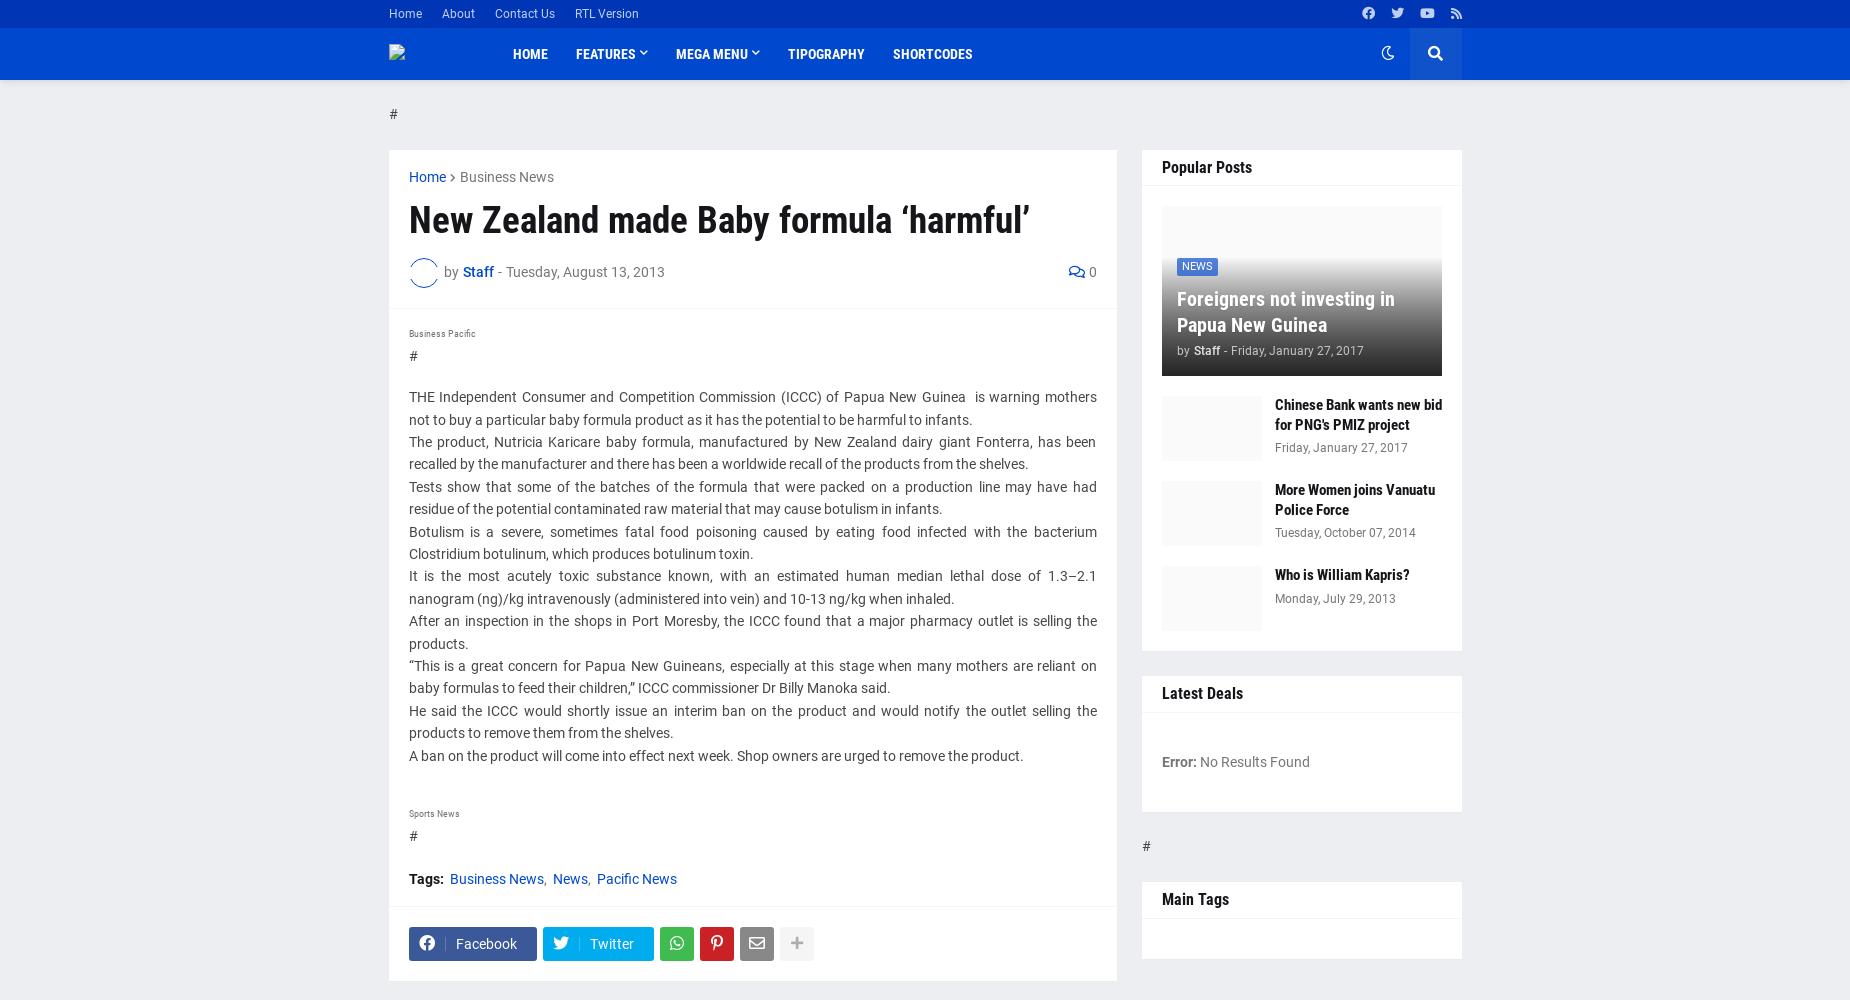  Describe the element at coordinates (616, 137) in the screenshot. I see `'Post Layouts'` at that location.